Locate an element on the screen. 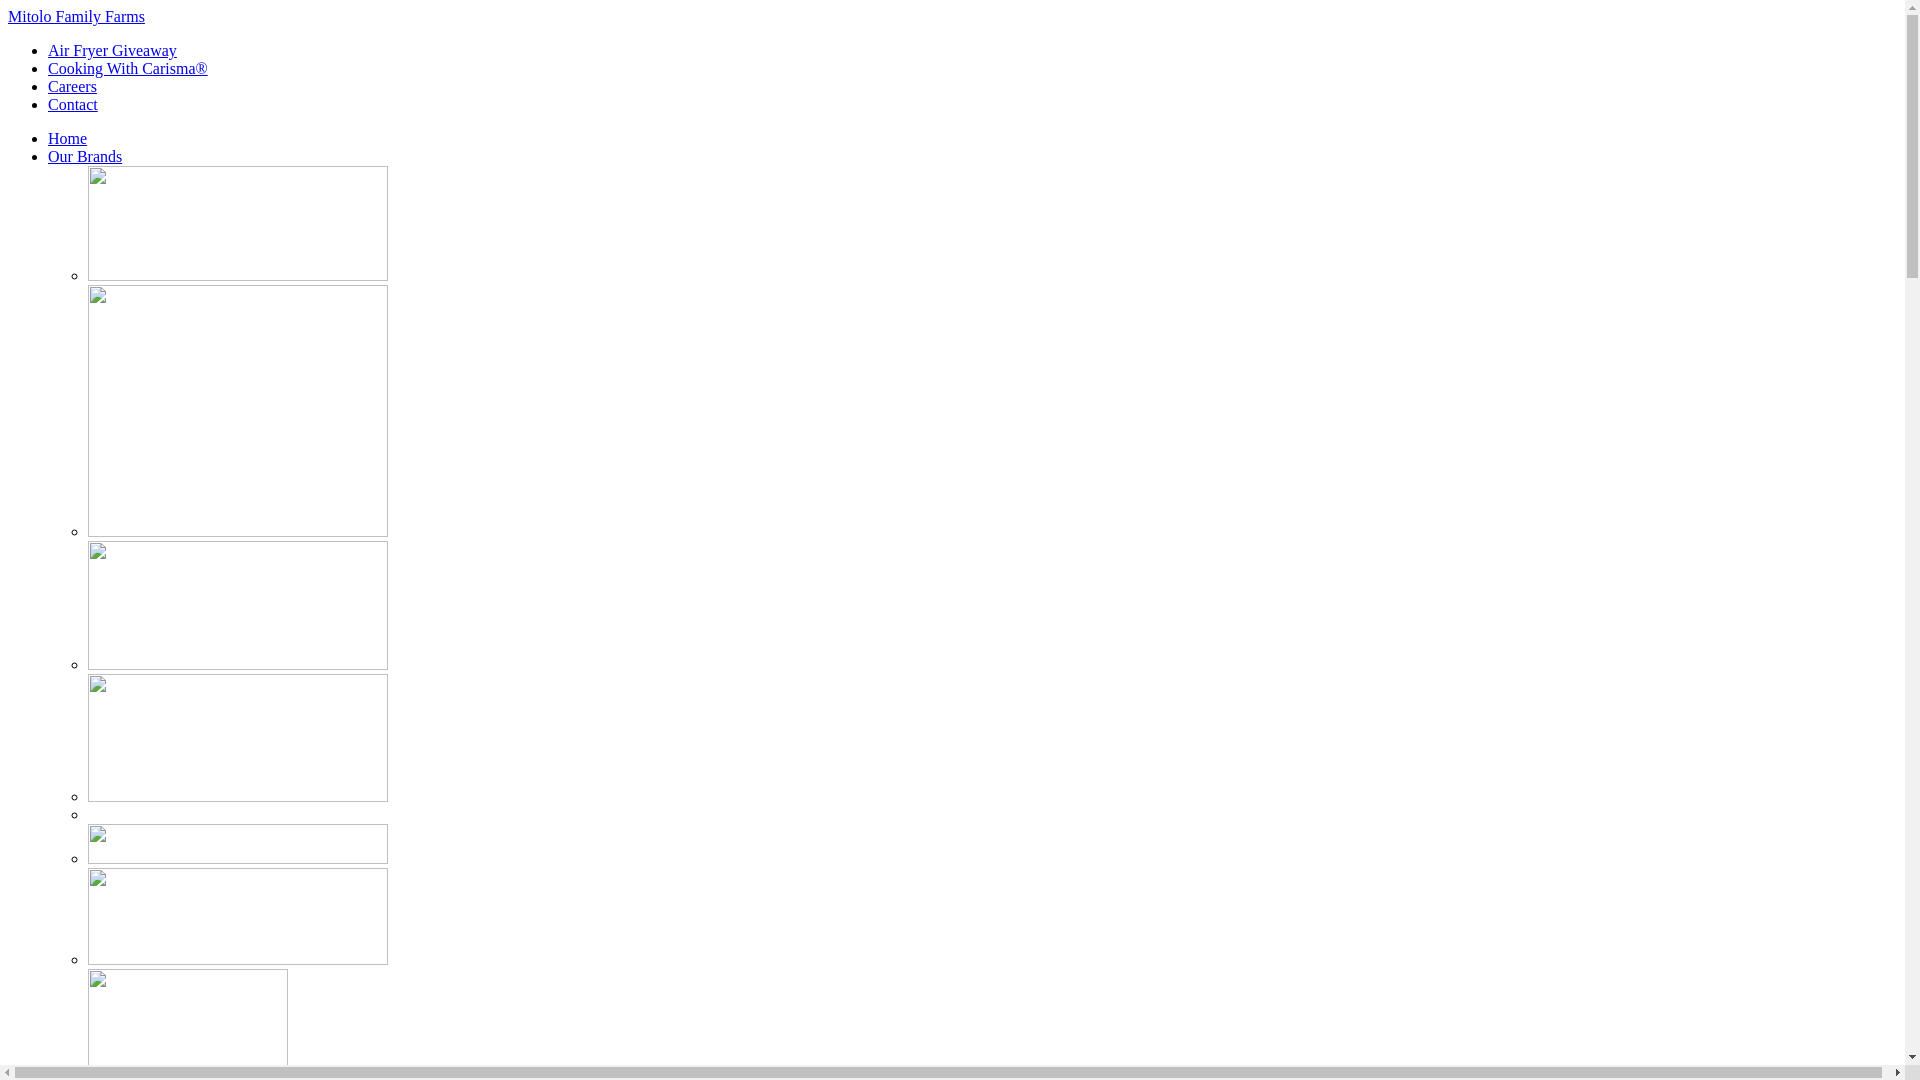 This screenshot has width=1920, height=1080. 'Contact' is located at coordinates (72, 104).